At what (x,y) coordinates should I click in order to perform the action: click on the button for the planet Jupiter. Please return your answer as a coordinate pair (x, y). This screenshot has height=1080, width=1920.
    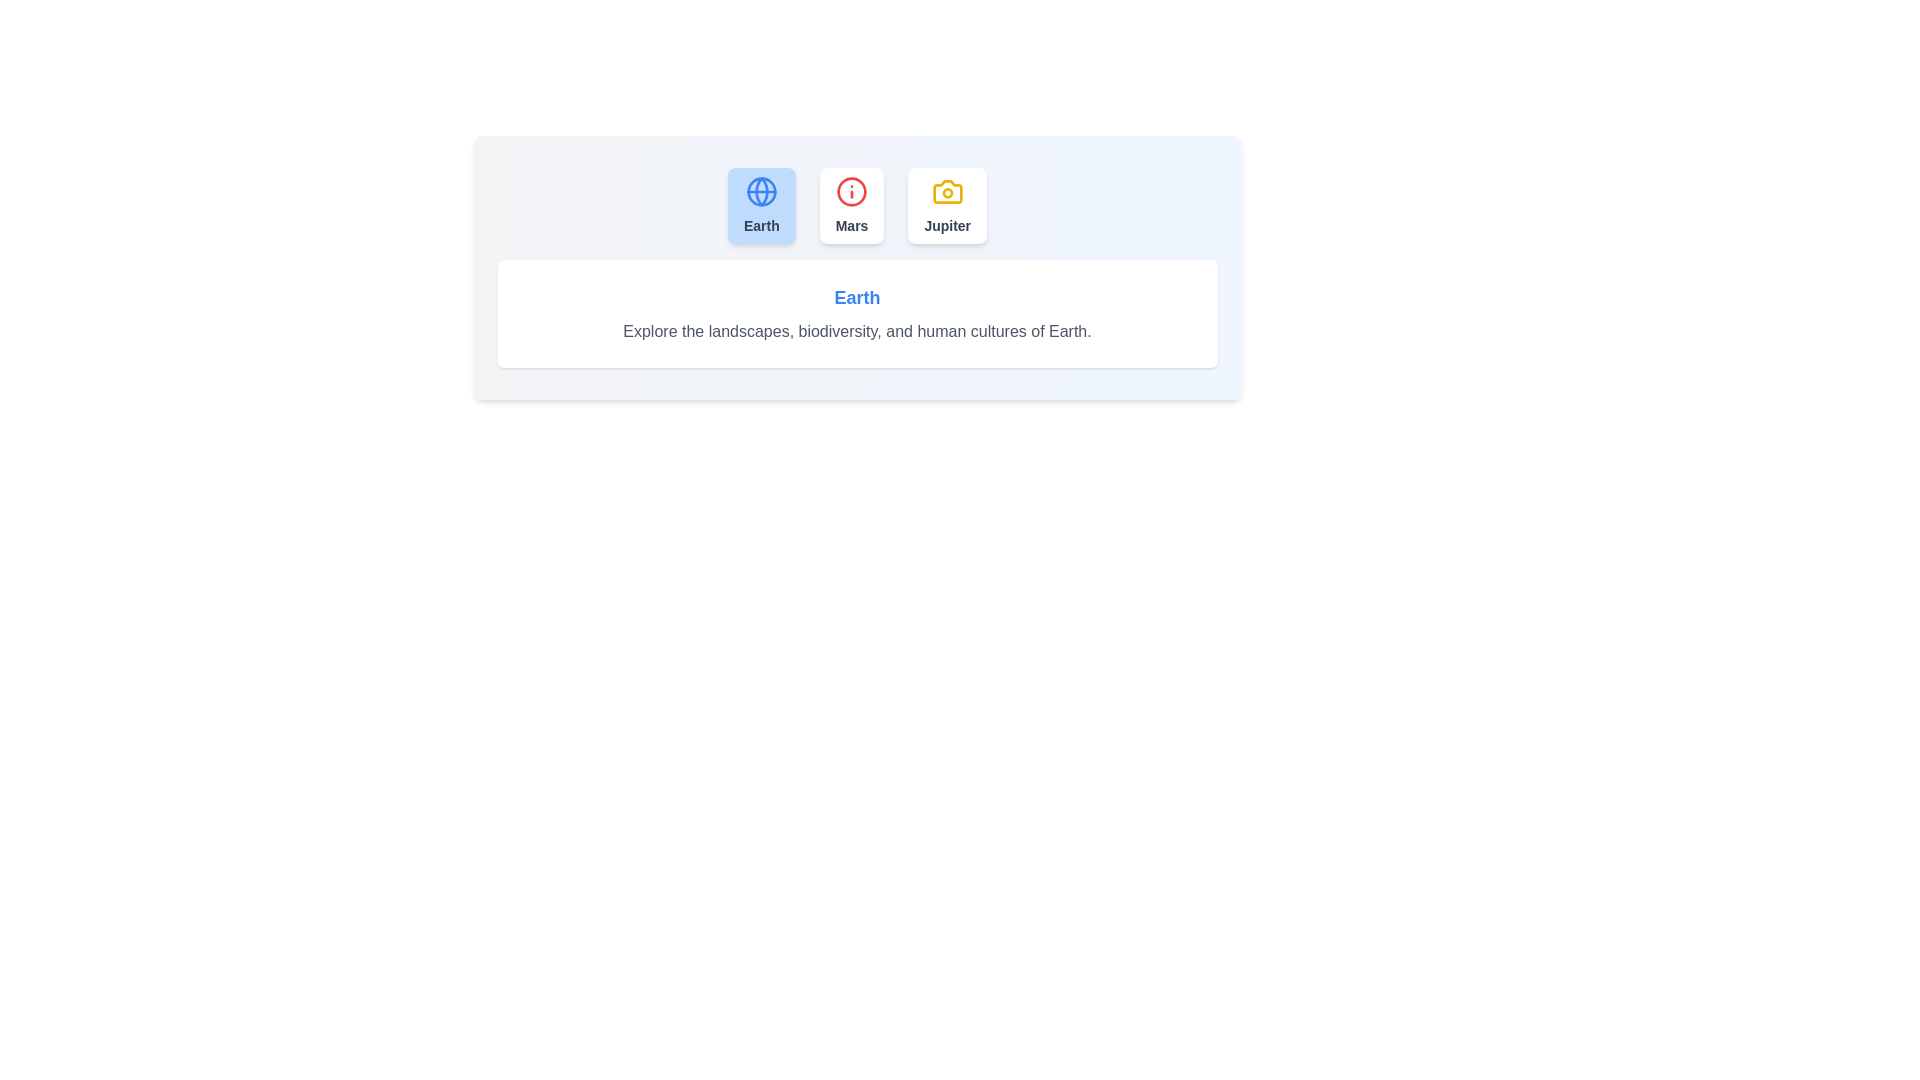
    Looking at the image, I should click on (946, 205).